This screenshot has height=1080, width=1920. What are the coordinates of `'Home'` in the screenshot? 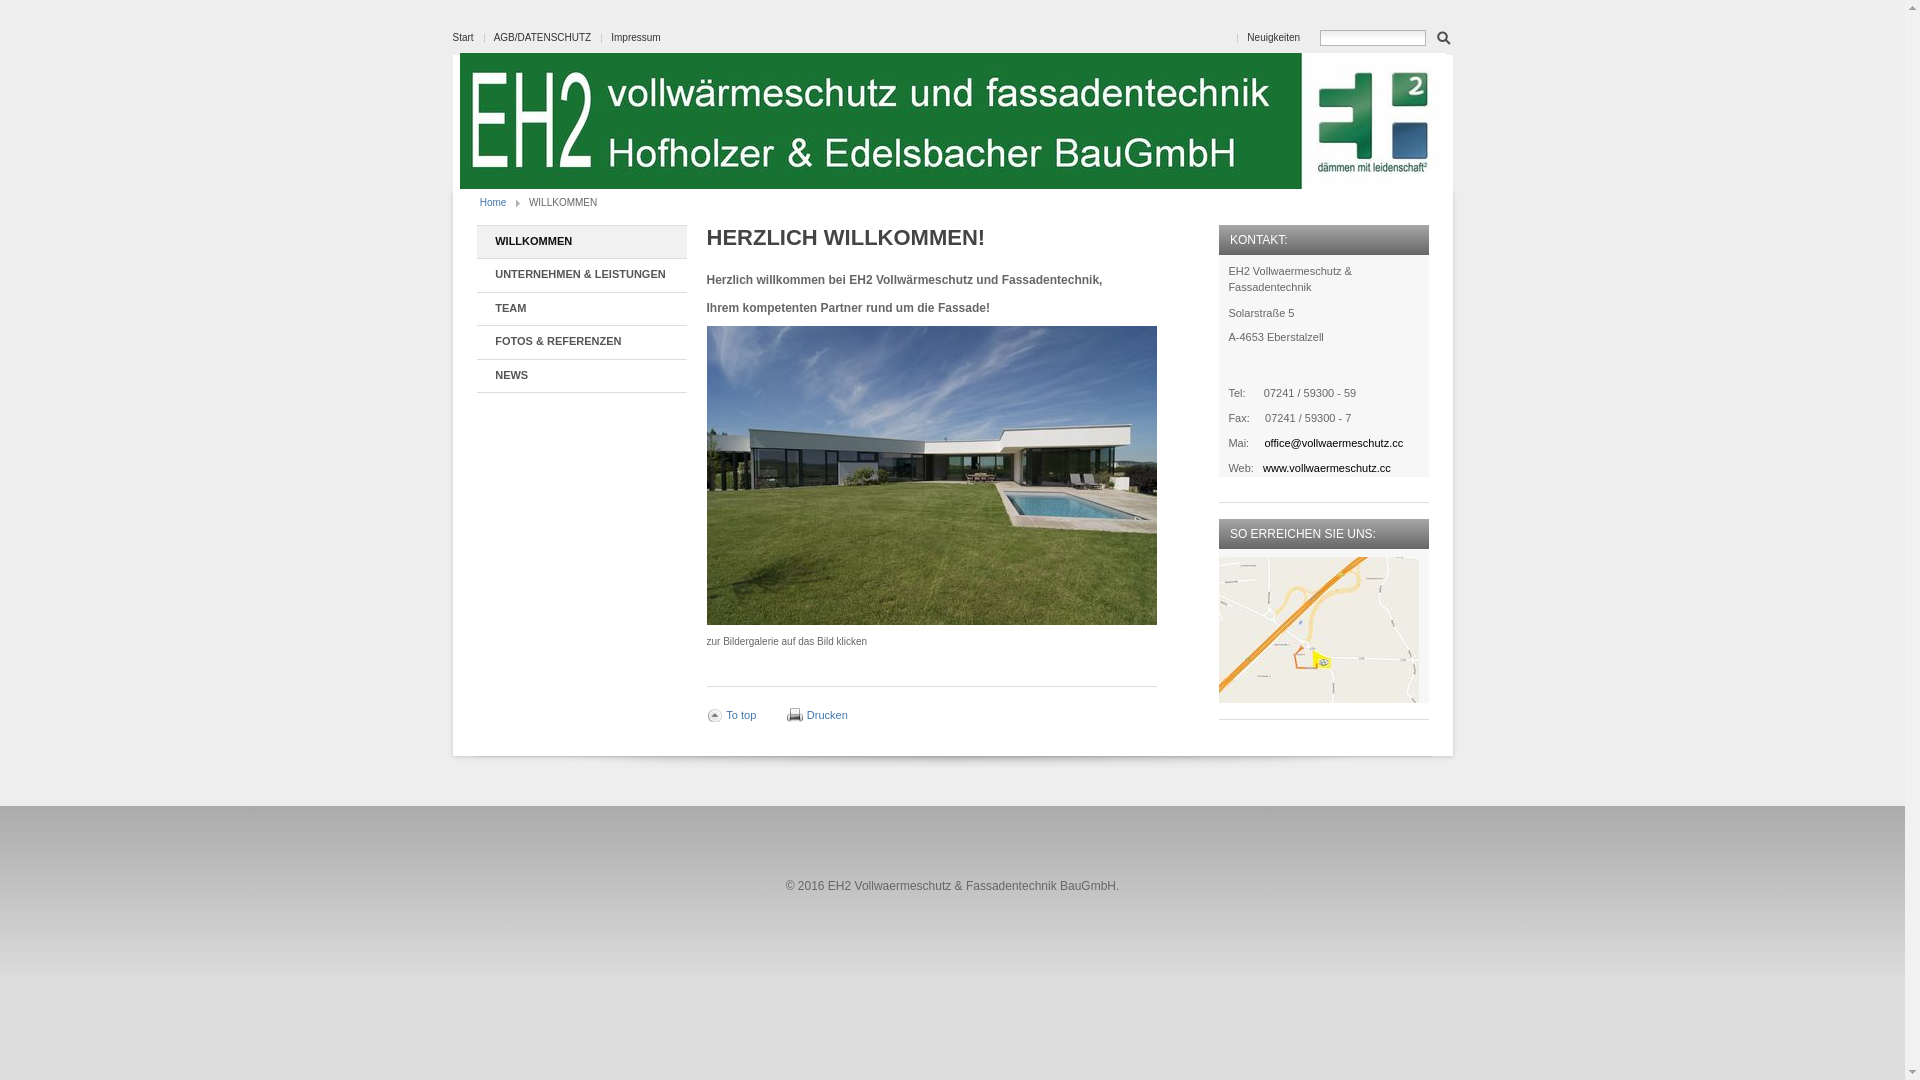 It's located at (480, 202).